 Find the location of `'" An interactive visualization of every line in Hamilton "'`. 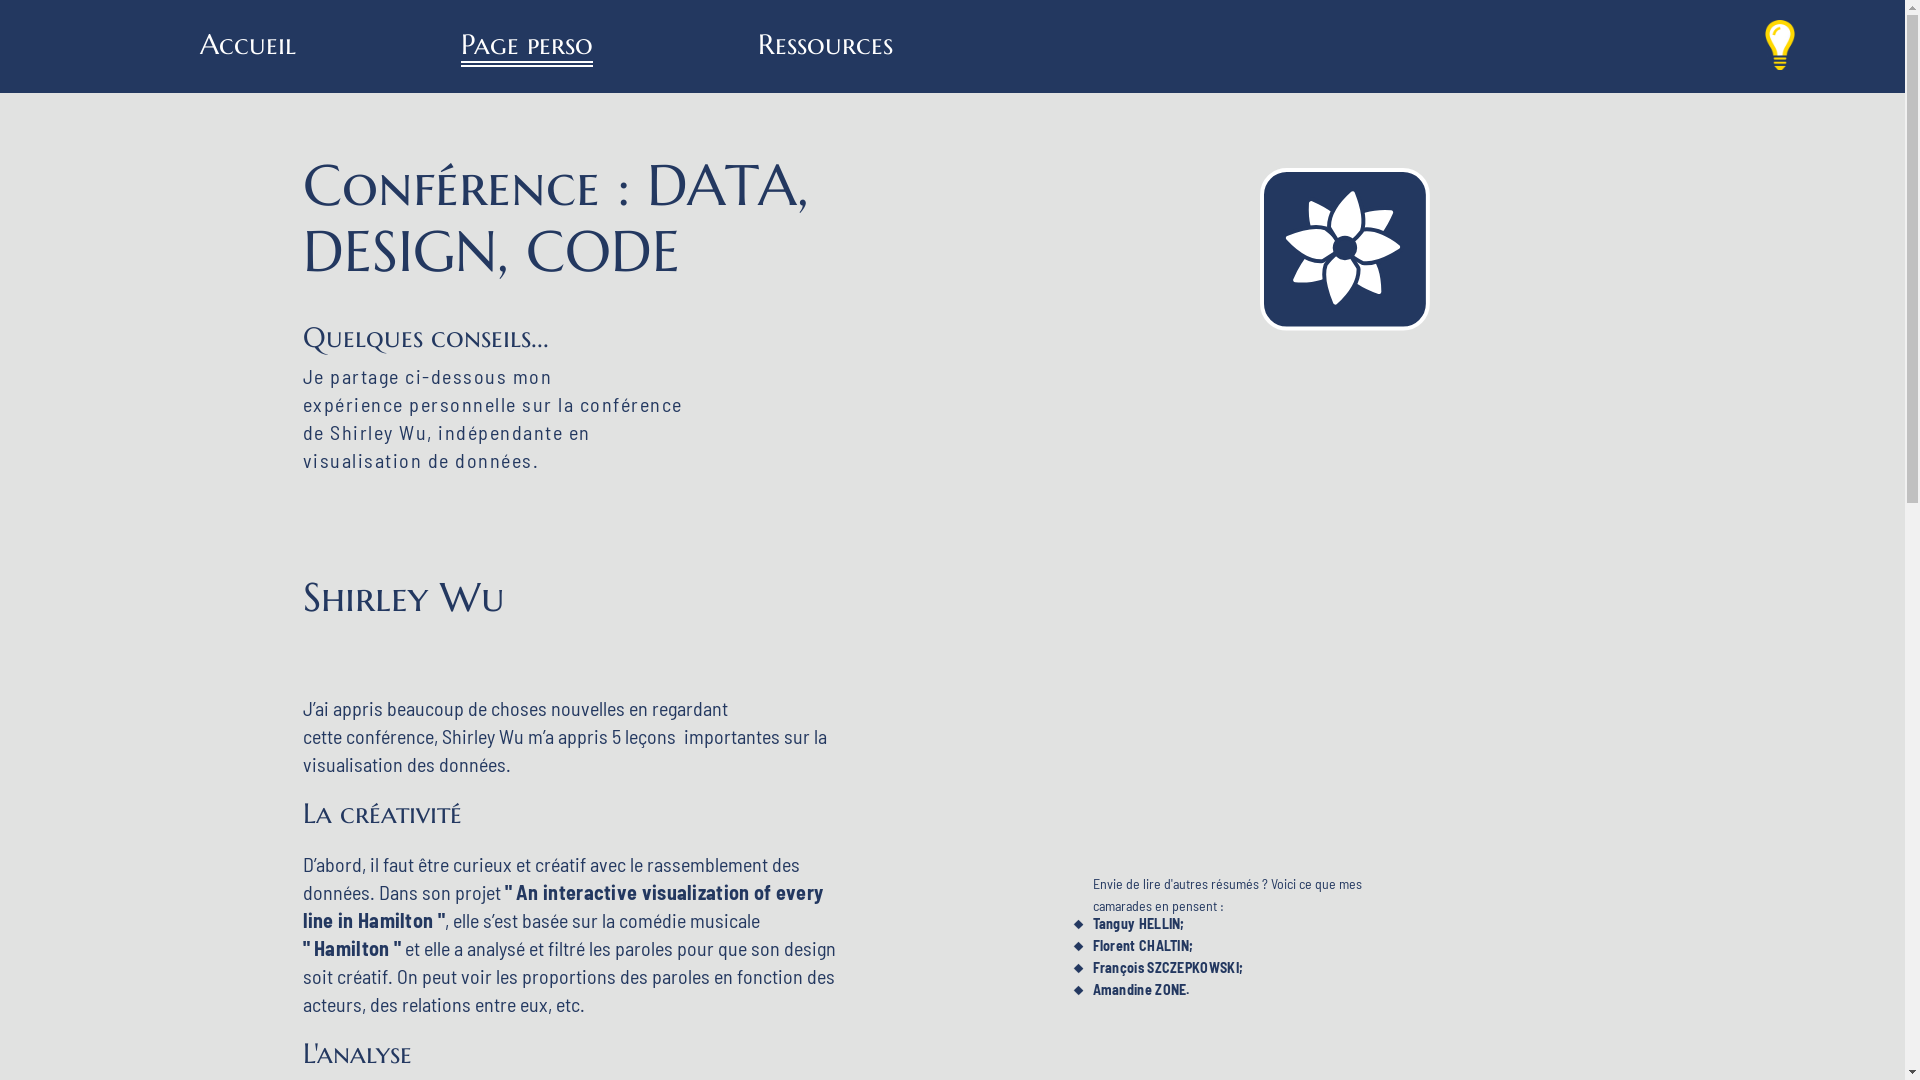

'" An interactive visualization of every line in Hamilton "' is located at coordinates (561, 906).